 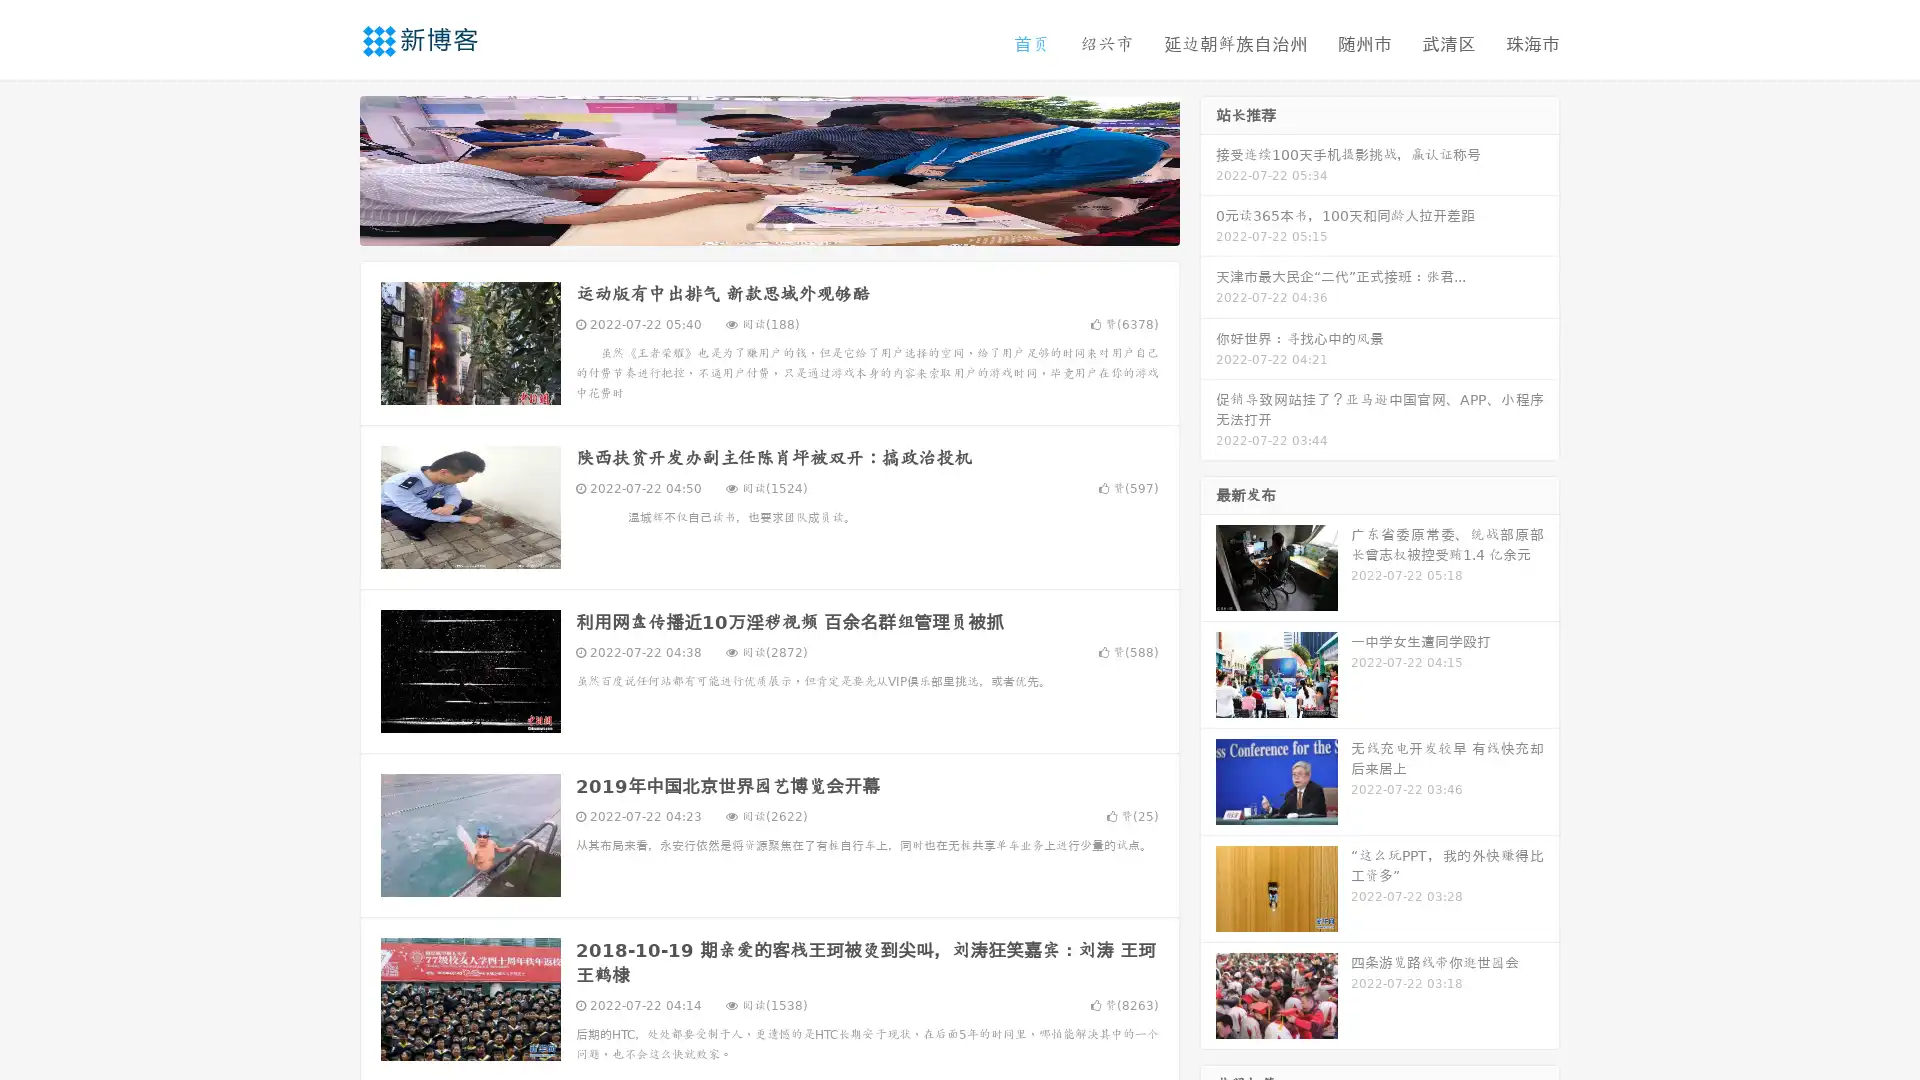 What do you see at coordinates (789, 225) in the screenshot?
I see `Go to slide 3` at bounding box center [789, 225].